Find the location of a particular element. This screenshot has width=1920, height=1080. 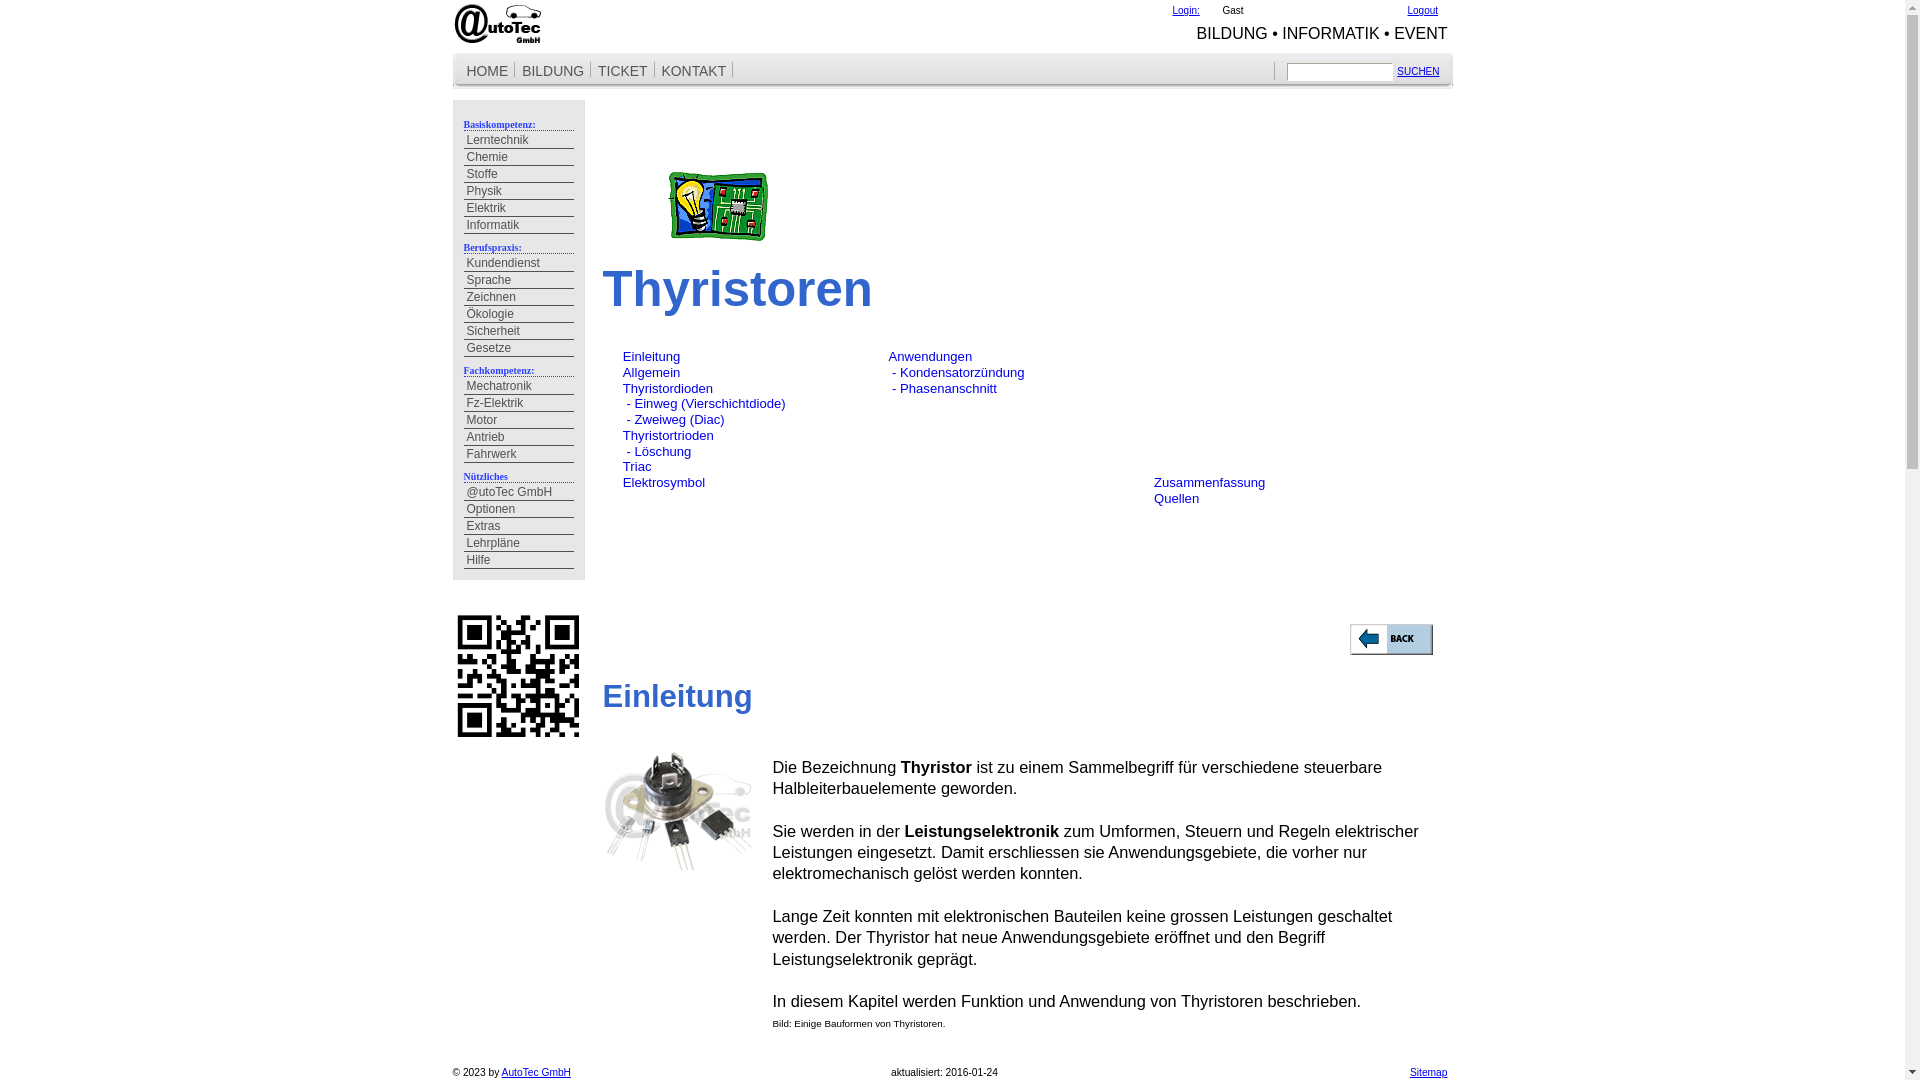

'KONTAKT' is located at coordinates (692, 69).